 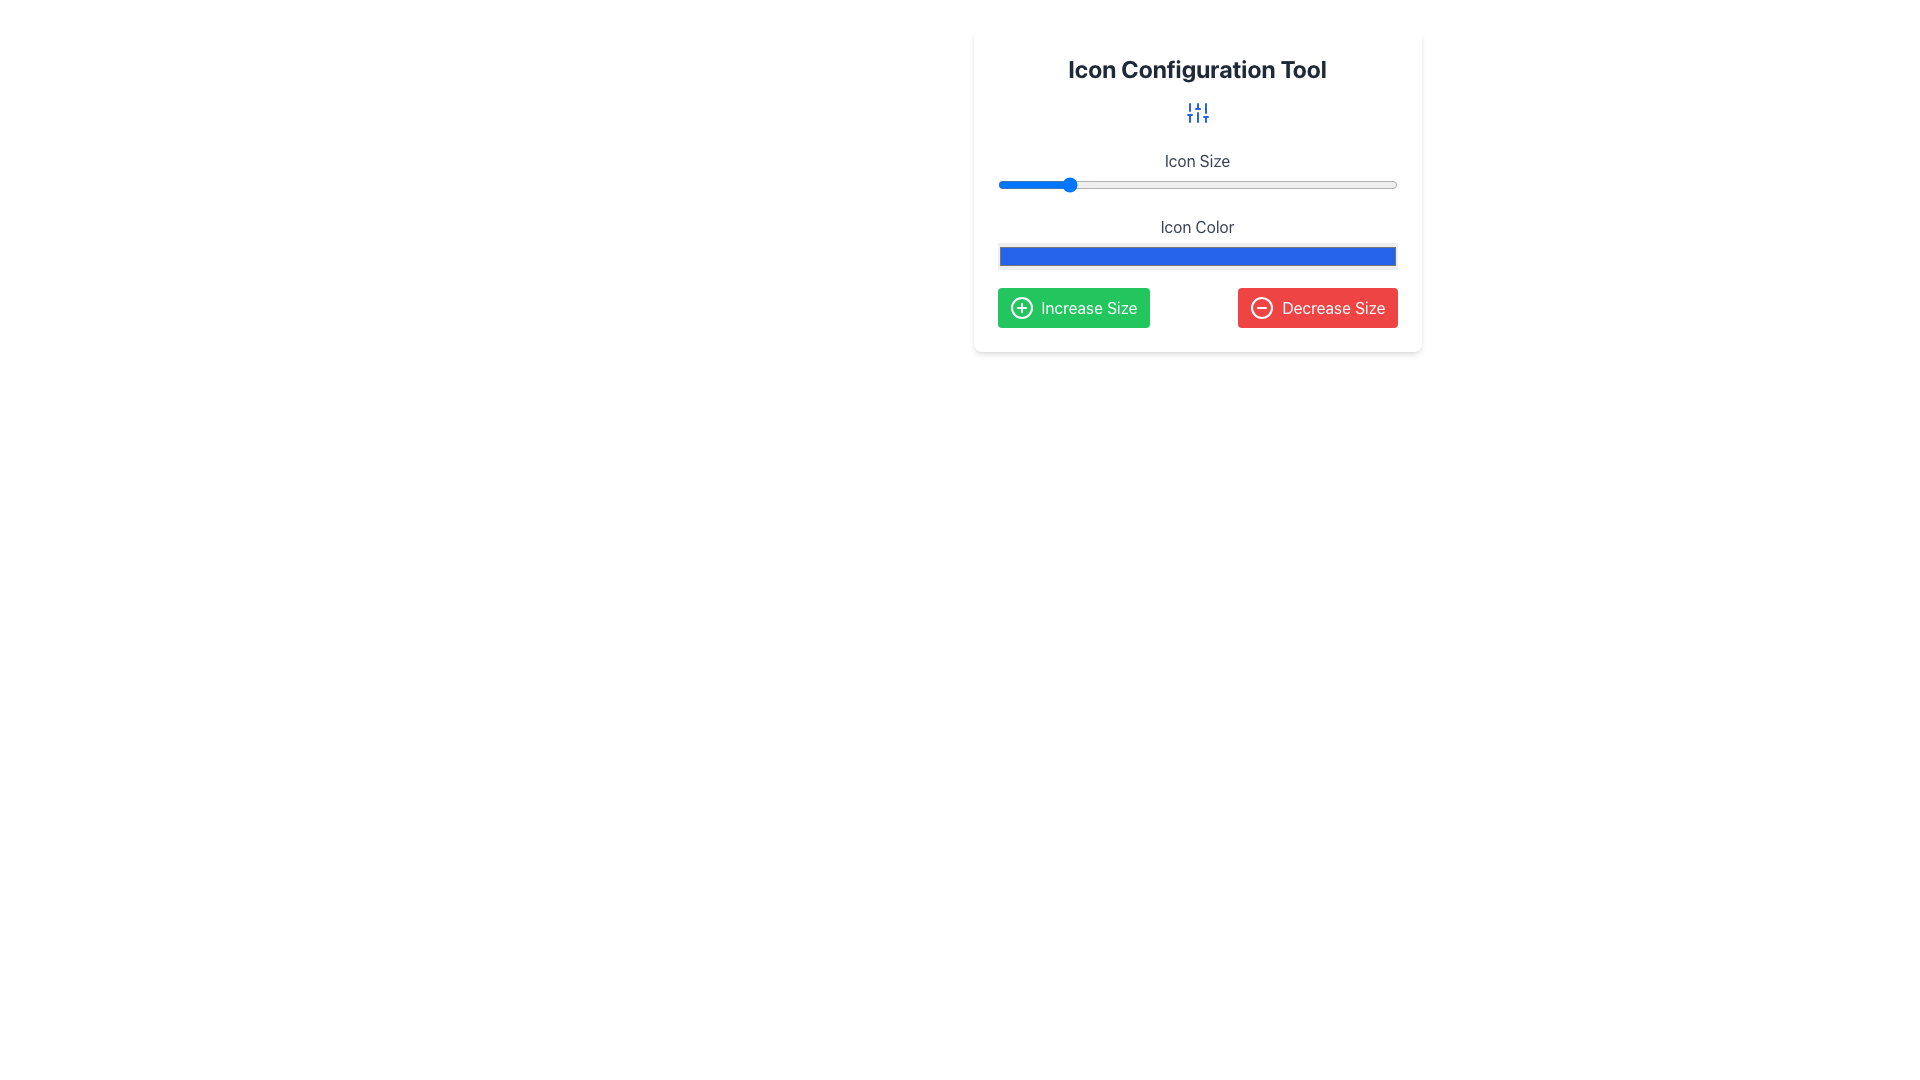 What do you see at coordinates (1197, 185) in the screenshot?
I see `icon size` at bounding box center [1197, 185].